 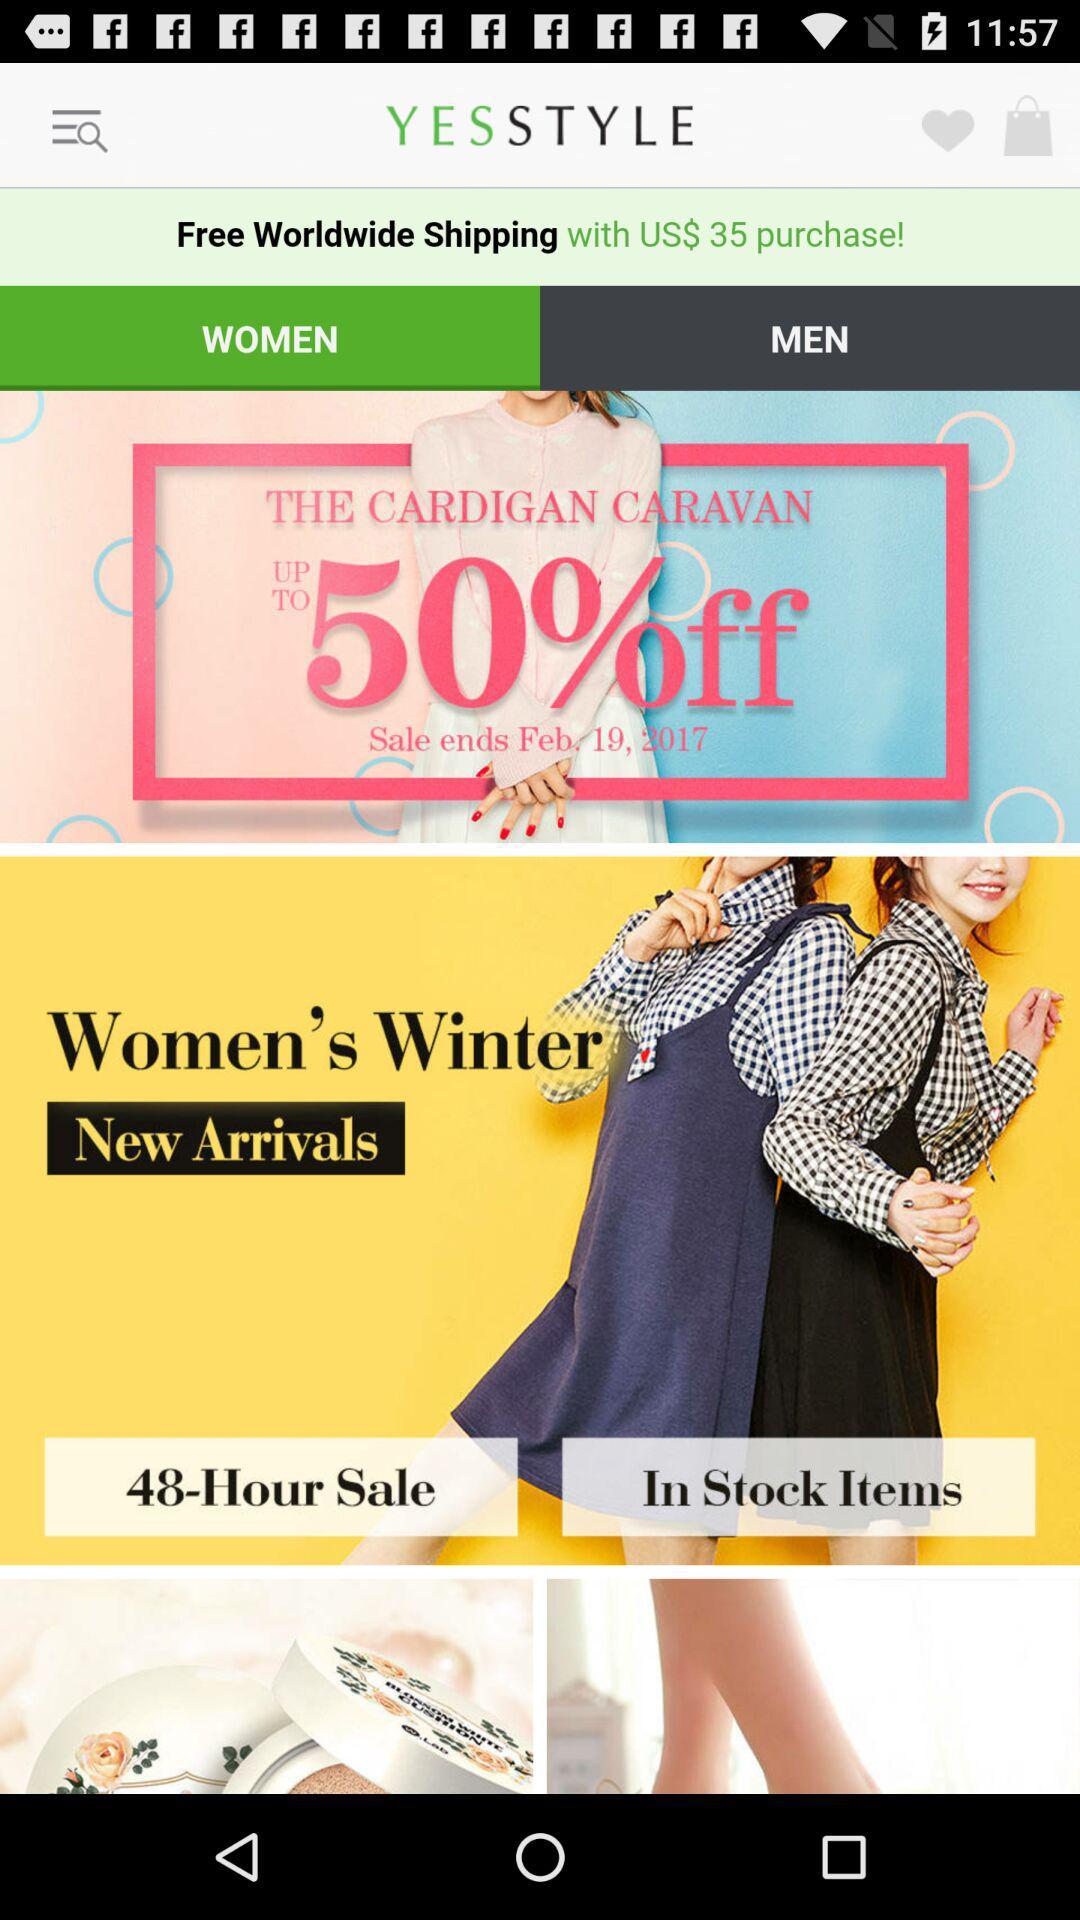 I want to click on advertisement page, so click(x=540, y=1126).